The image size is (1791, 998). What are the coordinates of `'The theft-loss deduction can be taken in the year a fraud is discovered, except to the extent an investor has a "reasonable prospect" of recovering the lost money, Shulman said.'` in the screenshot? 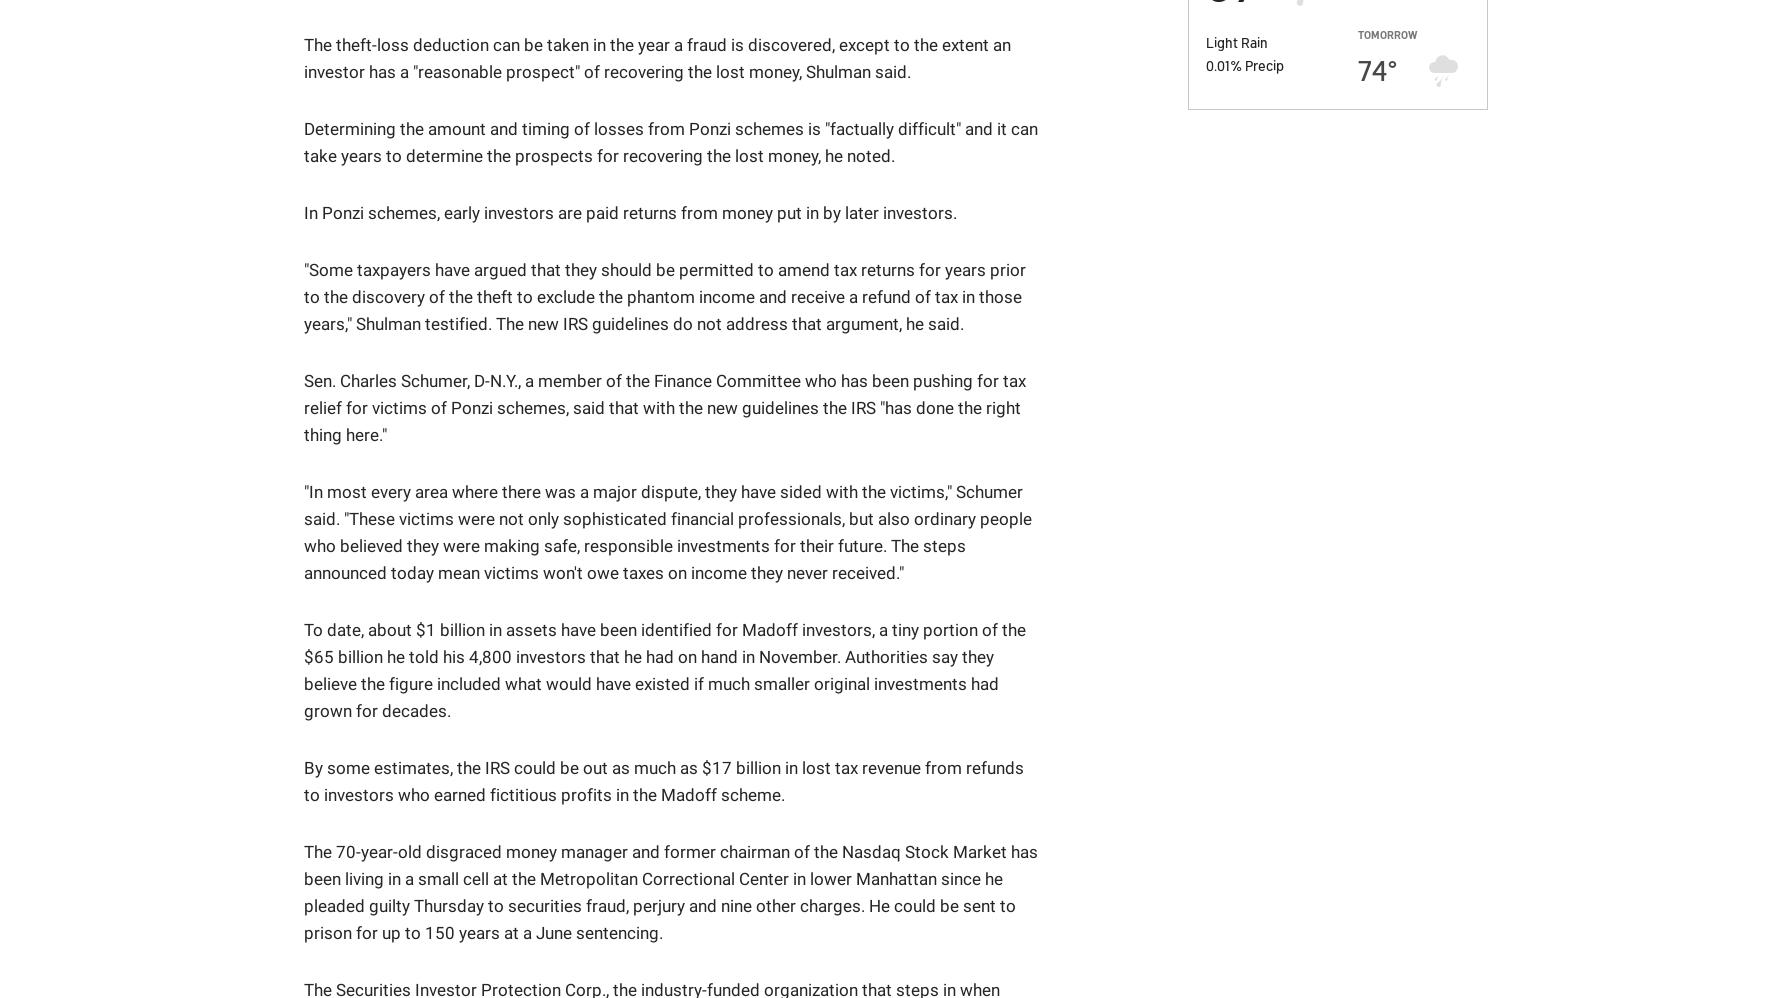 It's located at (656, 57).